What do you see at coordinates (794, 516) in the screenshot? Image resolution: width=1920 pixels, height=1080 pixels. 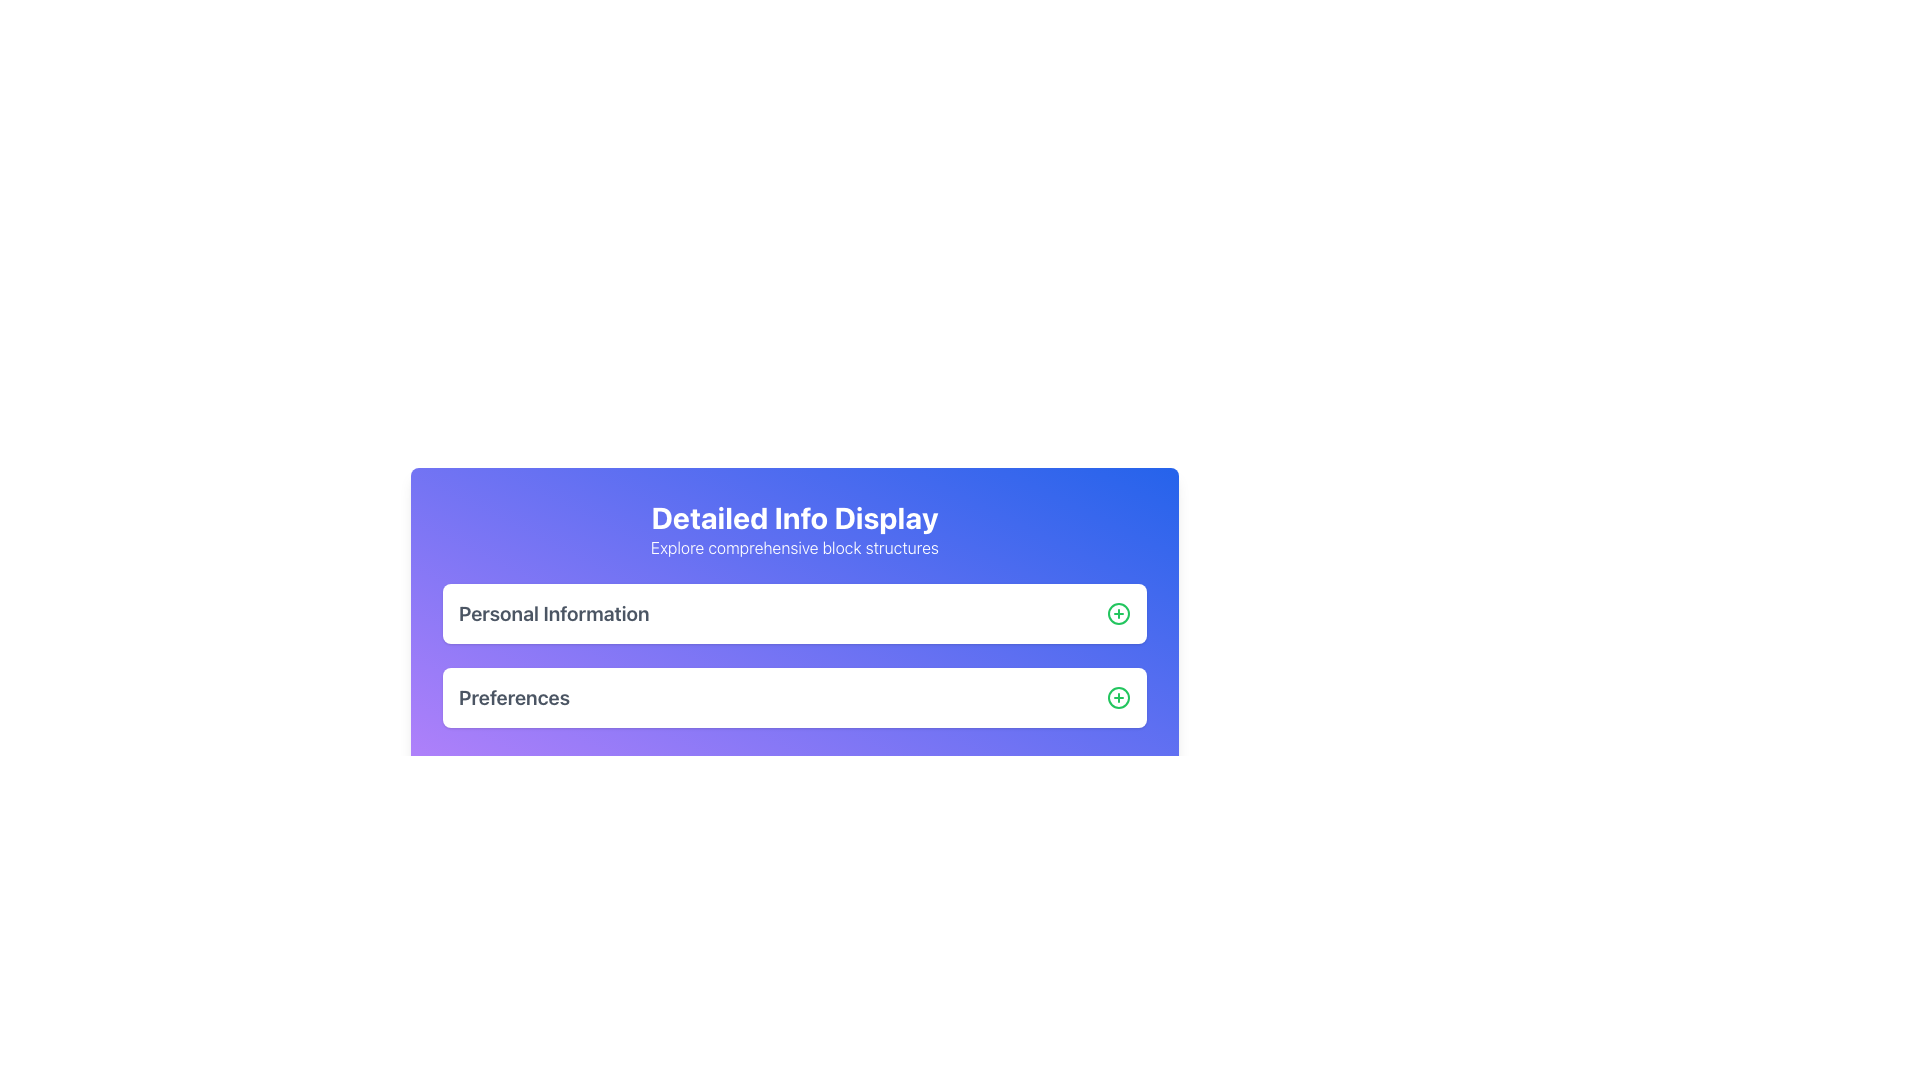 I see `the Text Label located in the light purple header section, which serves as the primary title above the subheading 'Explore comprehensive block structures'` at bounding box center [794, 516].